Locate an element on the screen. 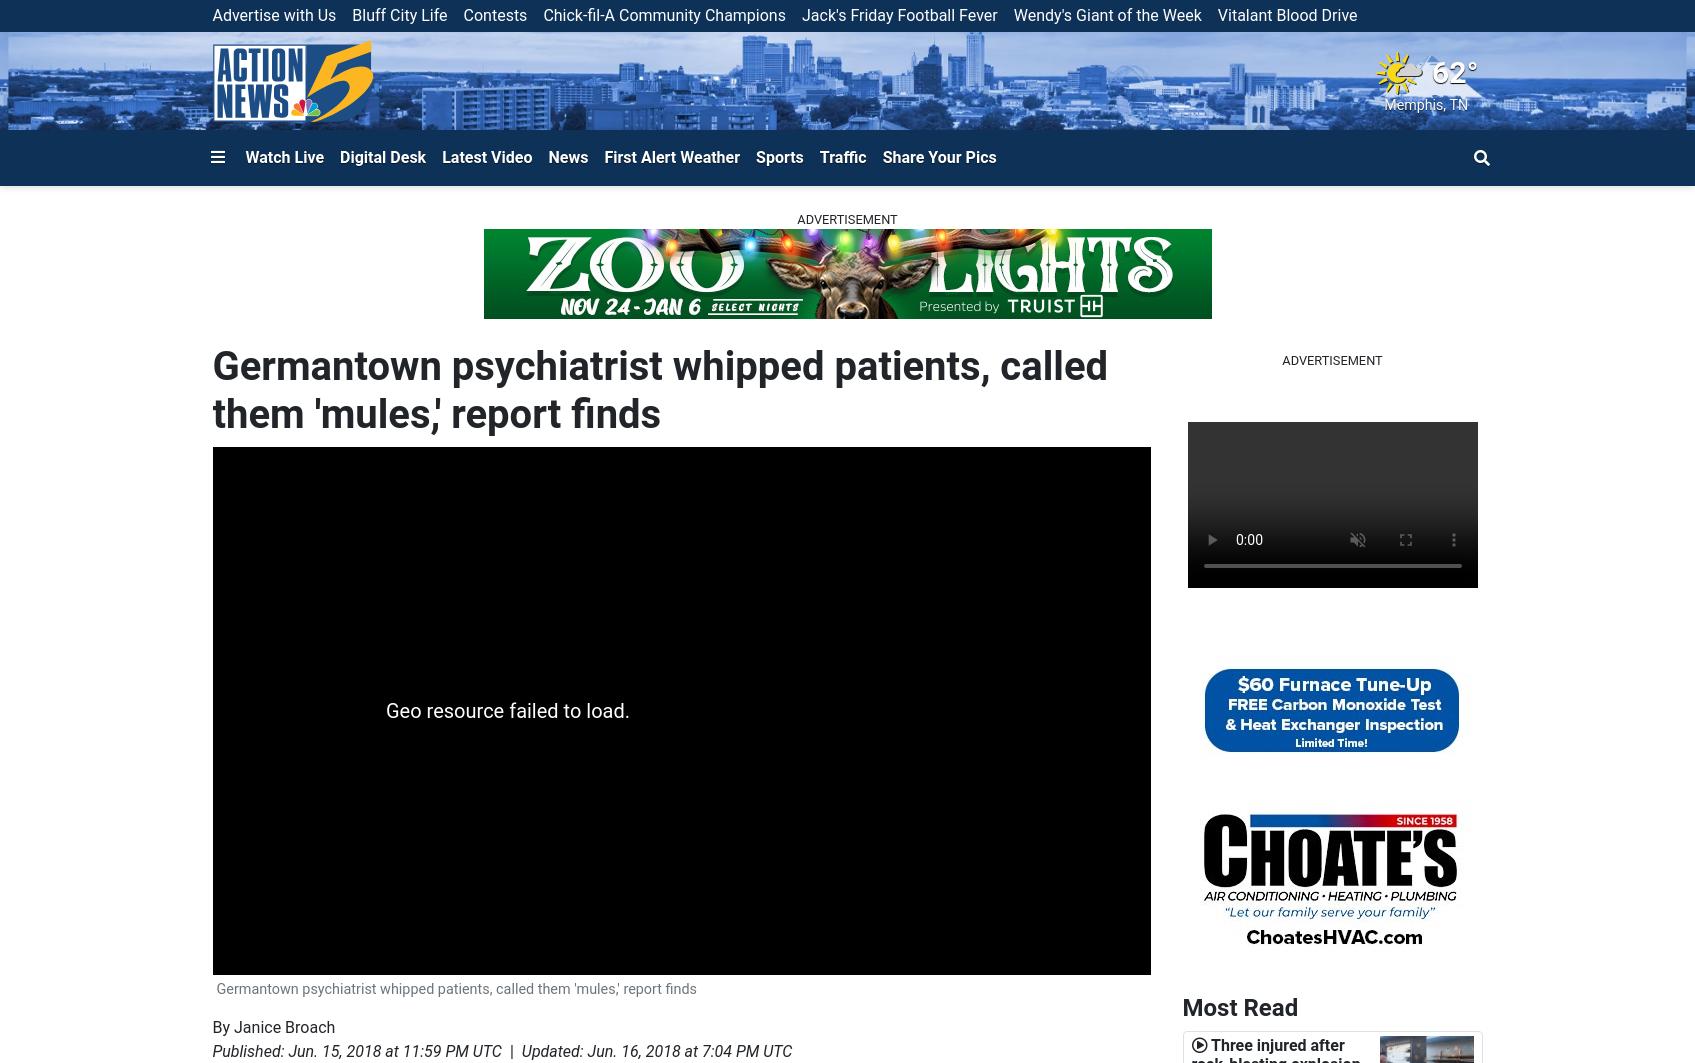 The width and height of the screenshot is (1695, 1063). 'First Alert Weather' is located at coordinates (672, 156).